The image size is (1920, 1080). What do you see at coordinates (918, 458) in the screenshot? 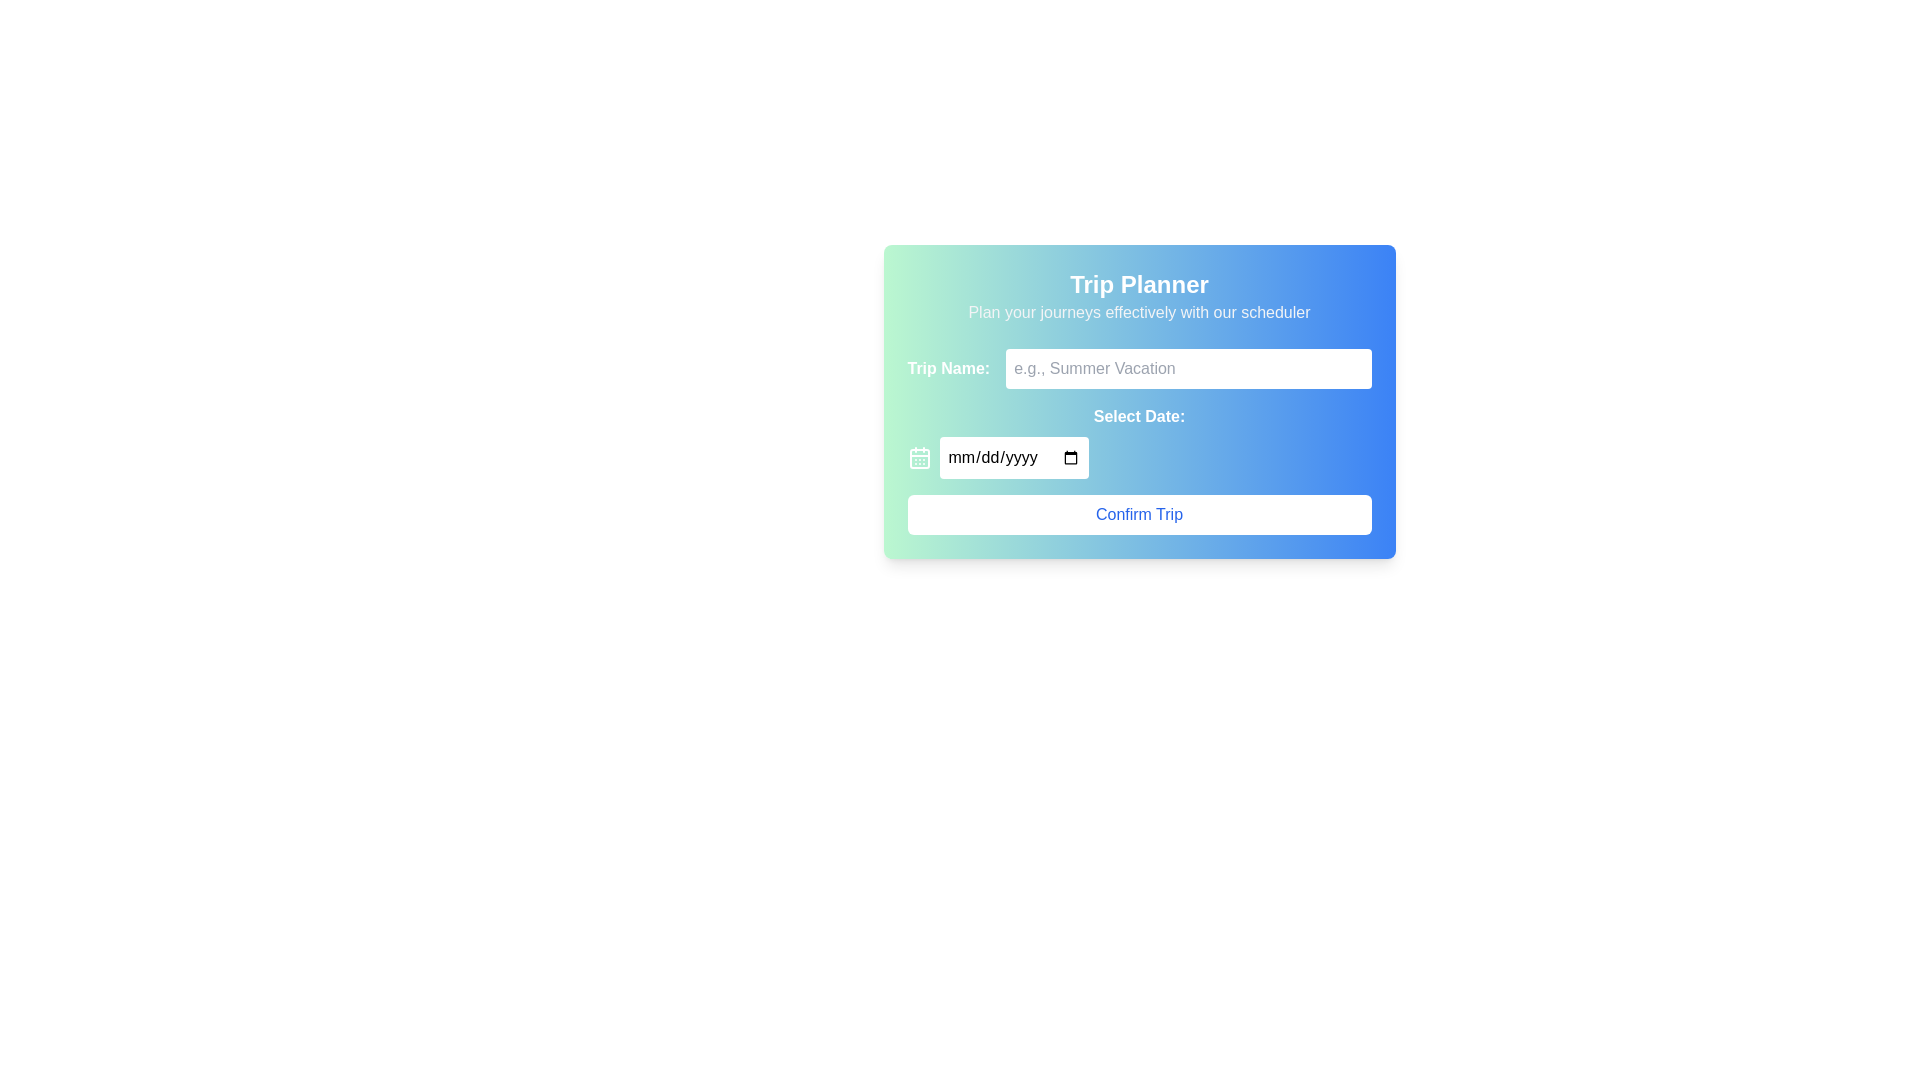
I see `the date selection icon located to the left of the date input field` at bounding box center [918, 458].